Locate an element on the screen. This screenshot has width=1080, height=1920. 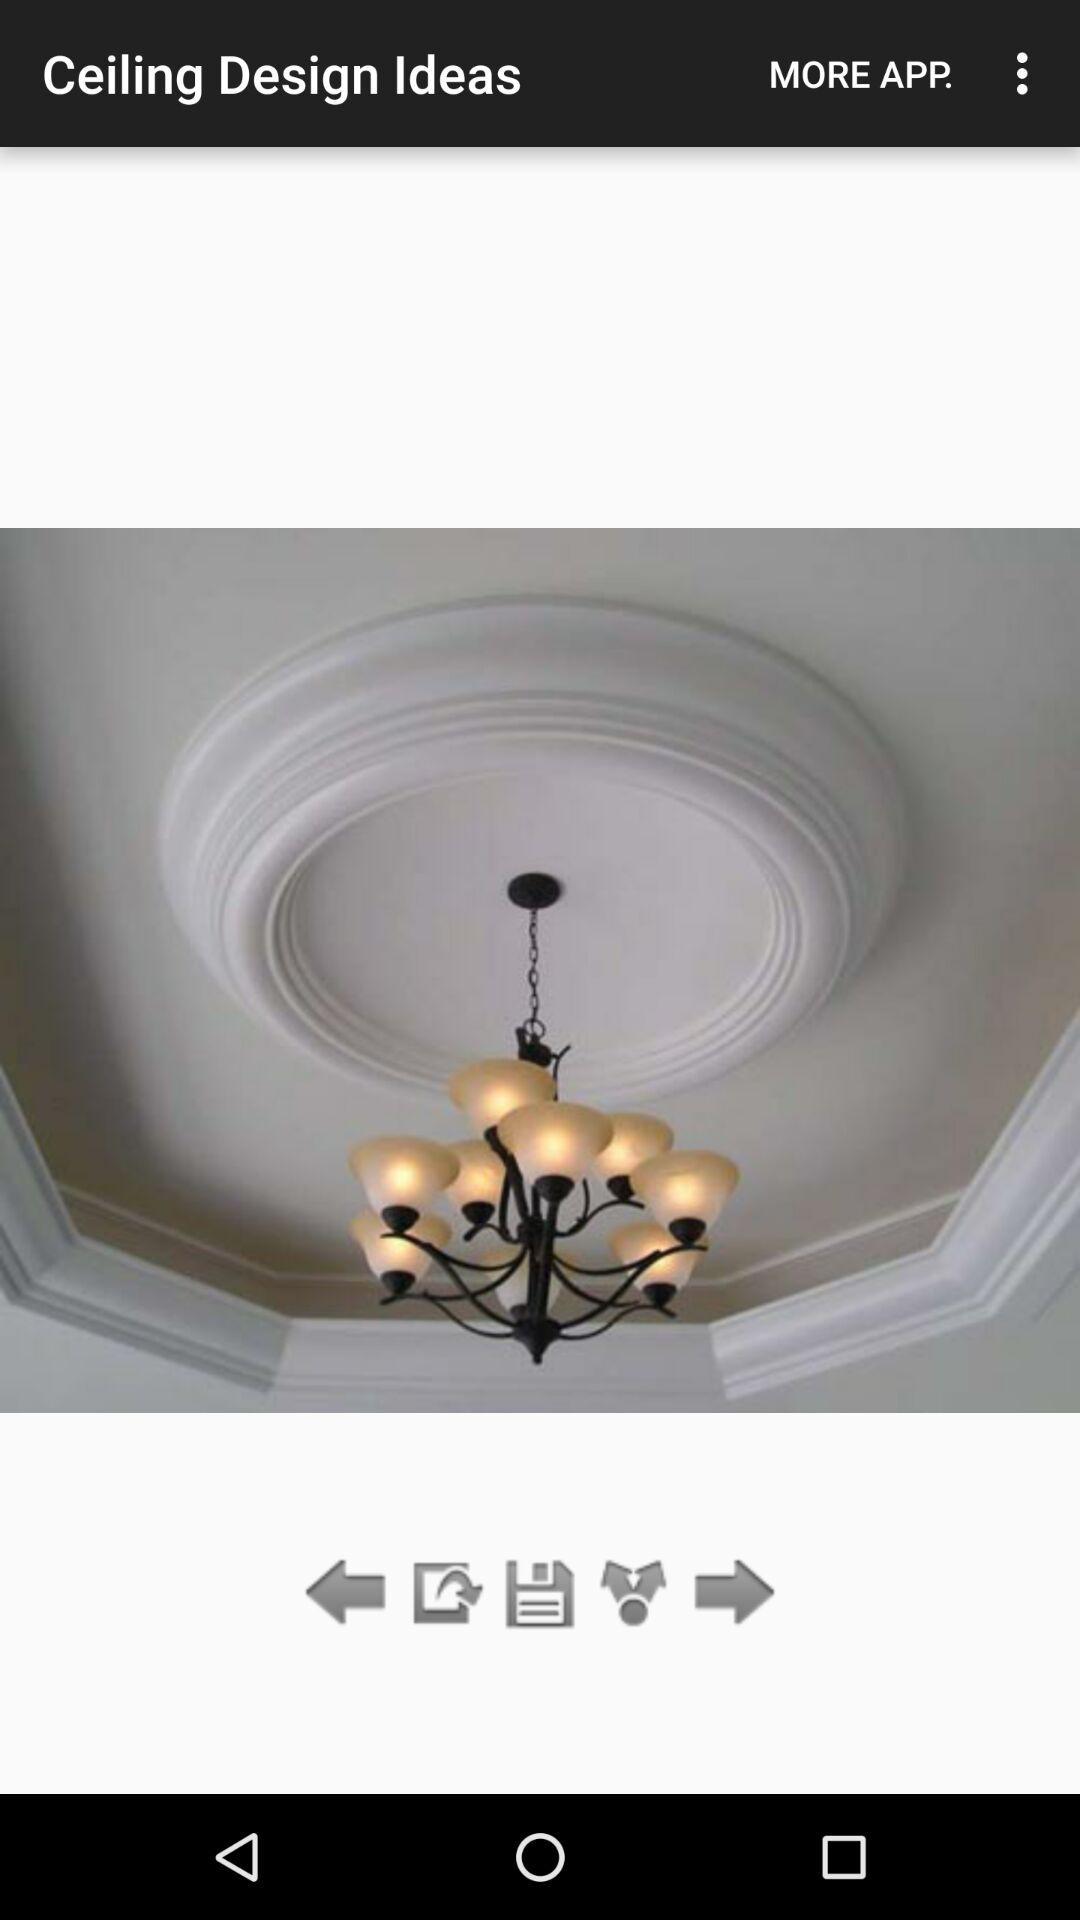
the app next to ceiling design ideas item is located at coordinates (860, 73).